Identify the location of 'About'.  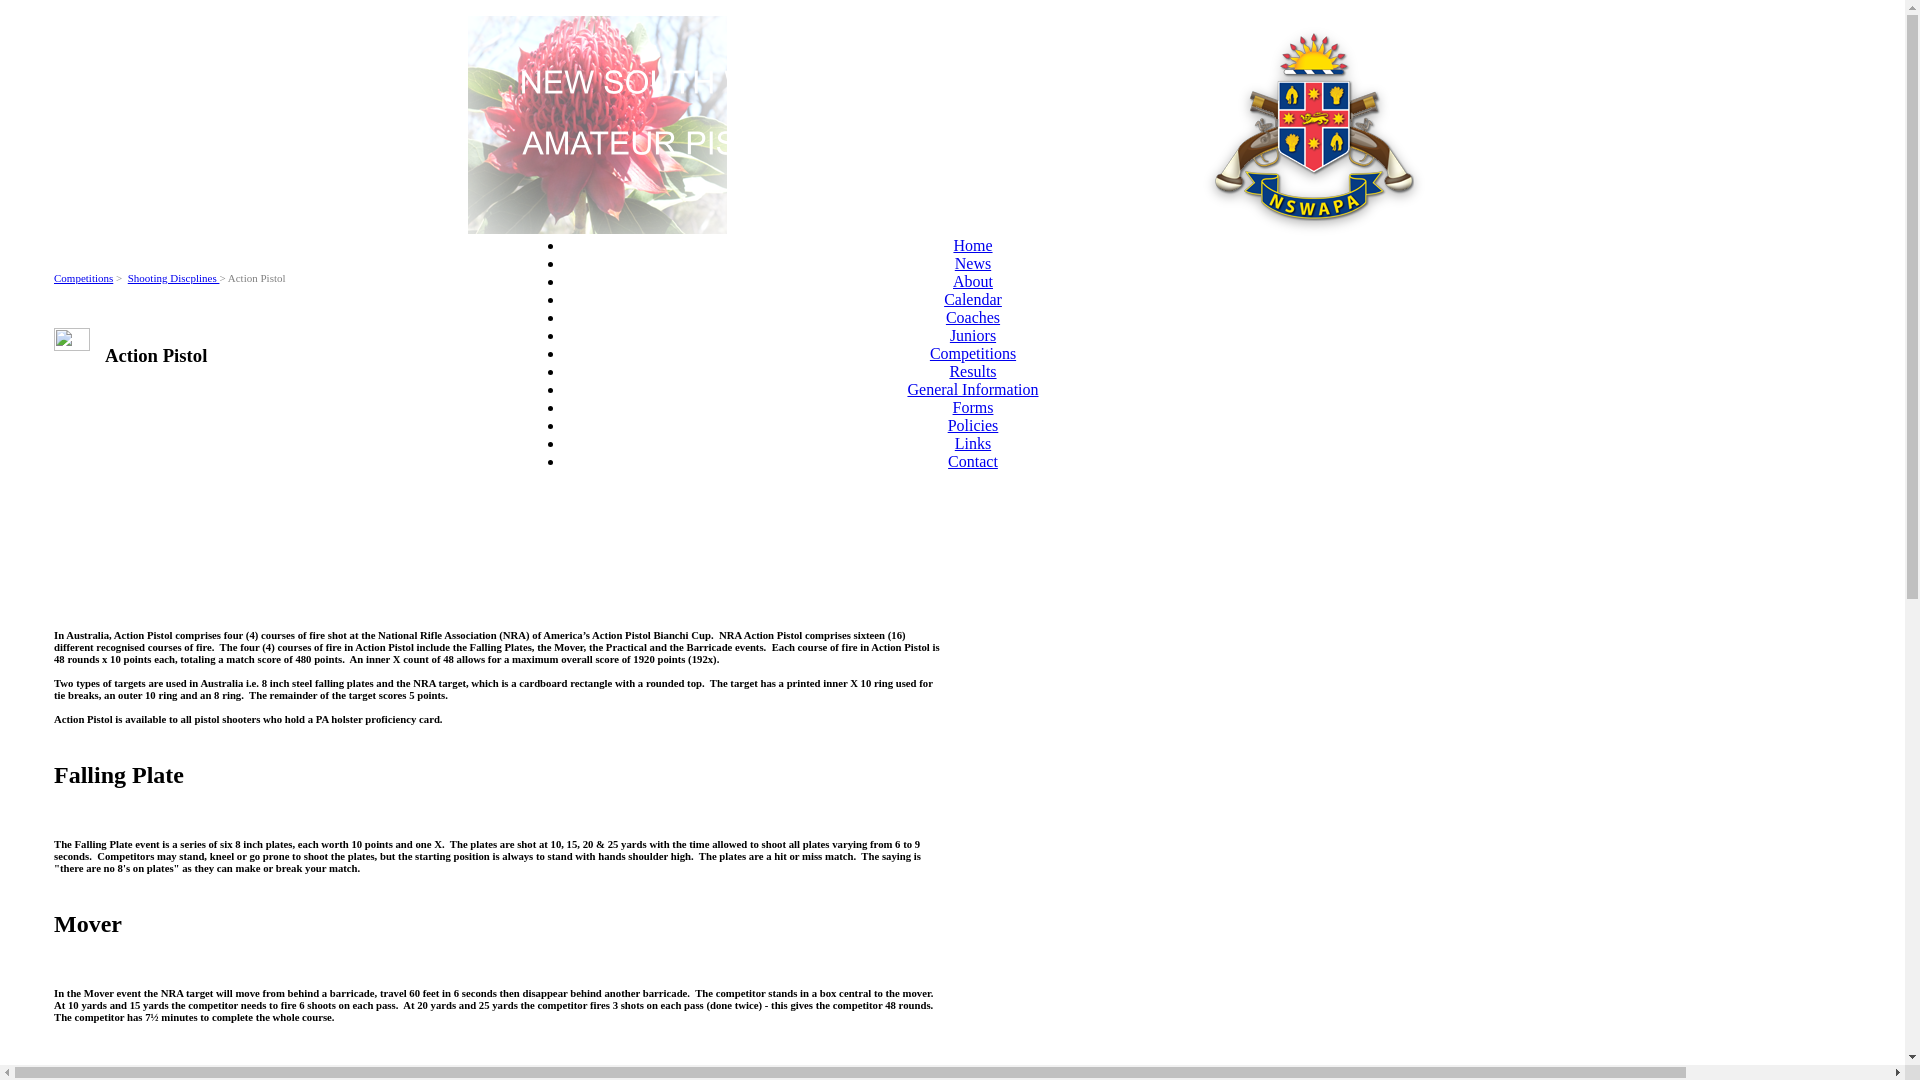
(952, 281).